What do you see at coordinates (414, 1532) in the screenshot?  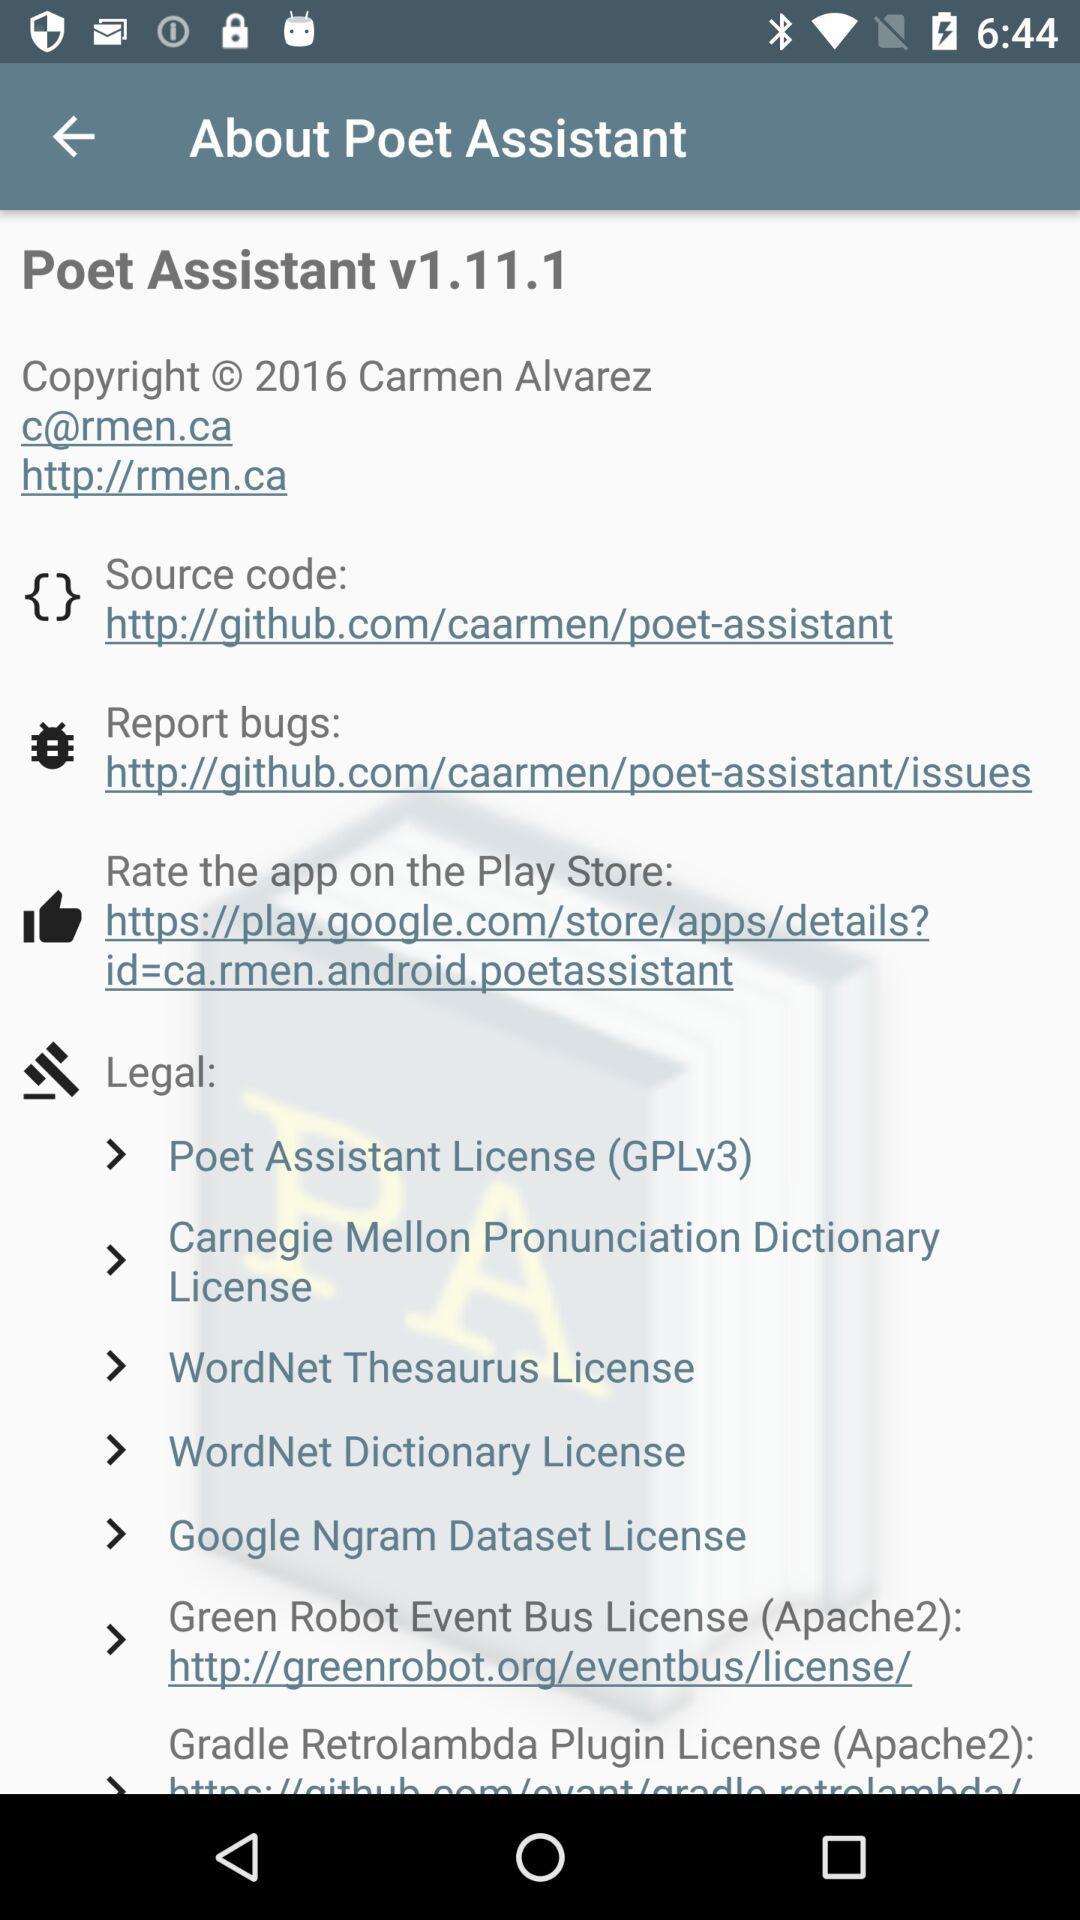 I see `google ngram dataset license which is 5th option in legal section` at bounding box center [414, 1532].